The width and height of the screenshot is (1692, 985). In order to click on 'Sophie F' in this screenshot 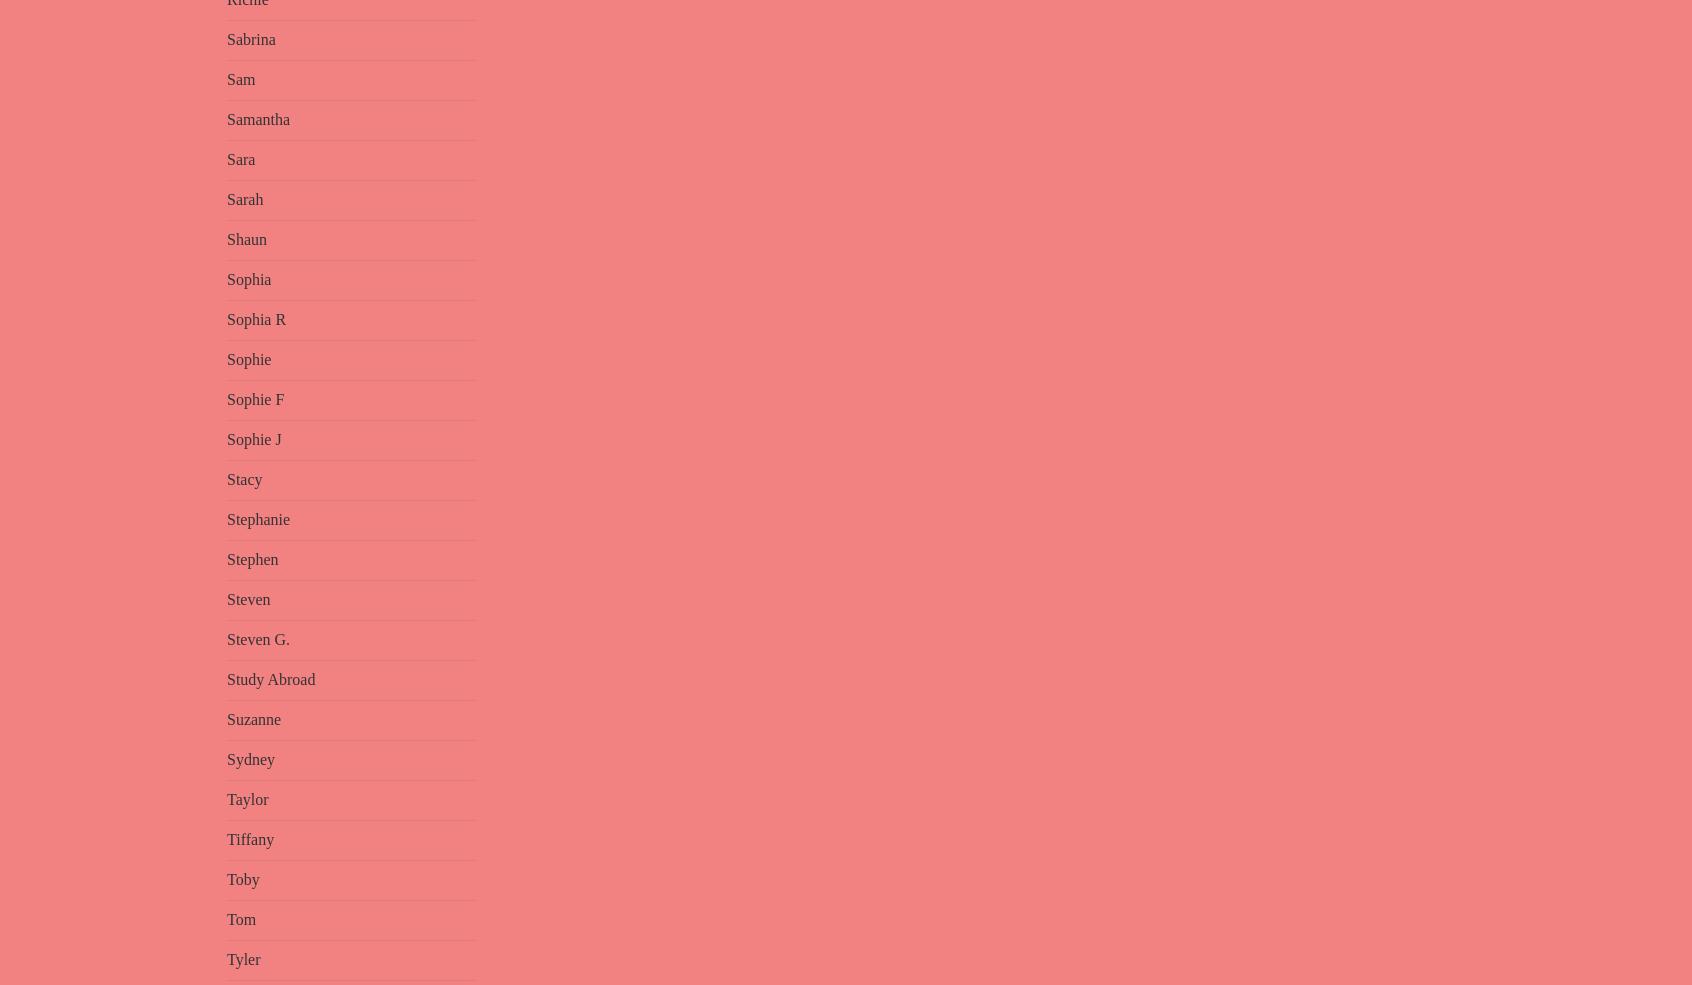, I will do `click(255, 398)`.